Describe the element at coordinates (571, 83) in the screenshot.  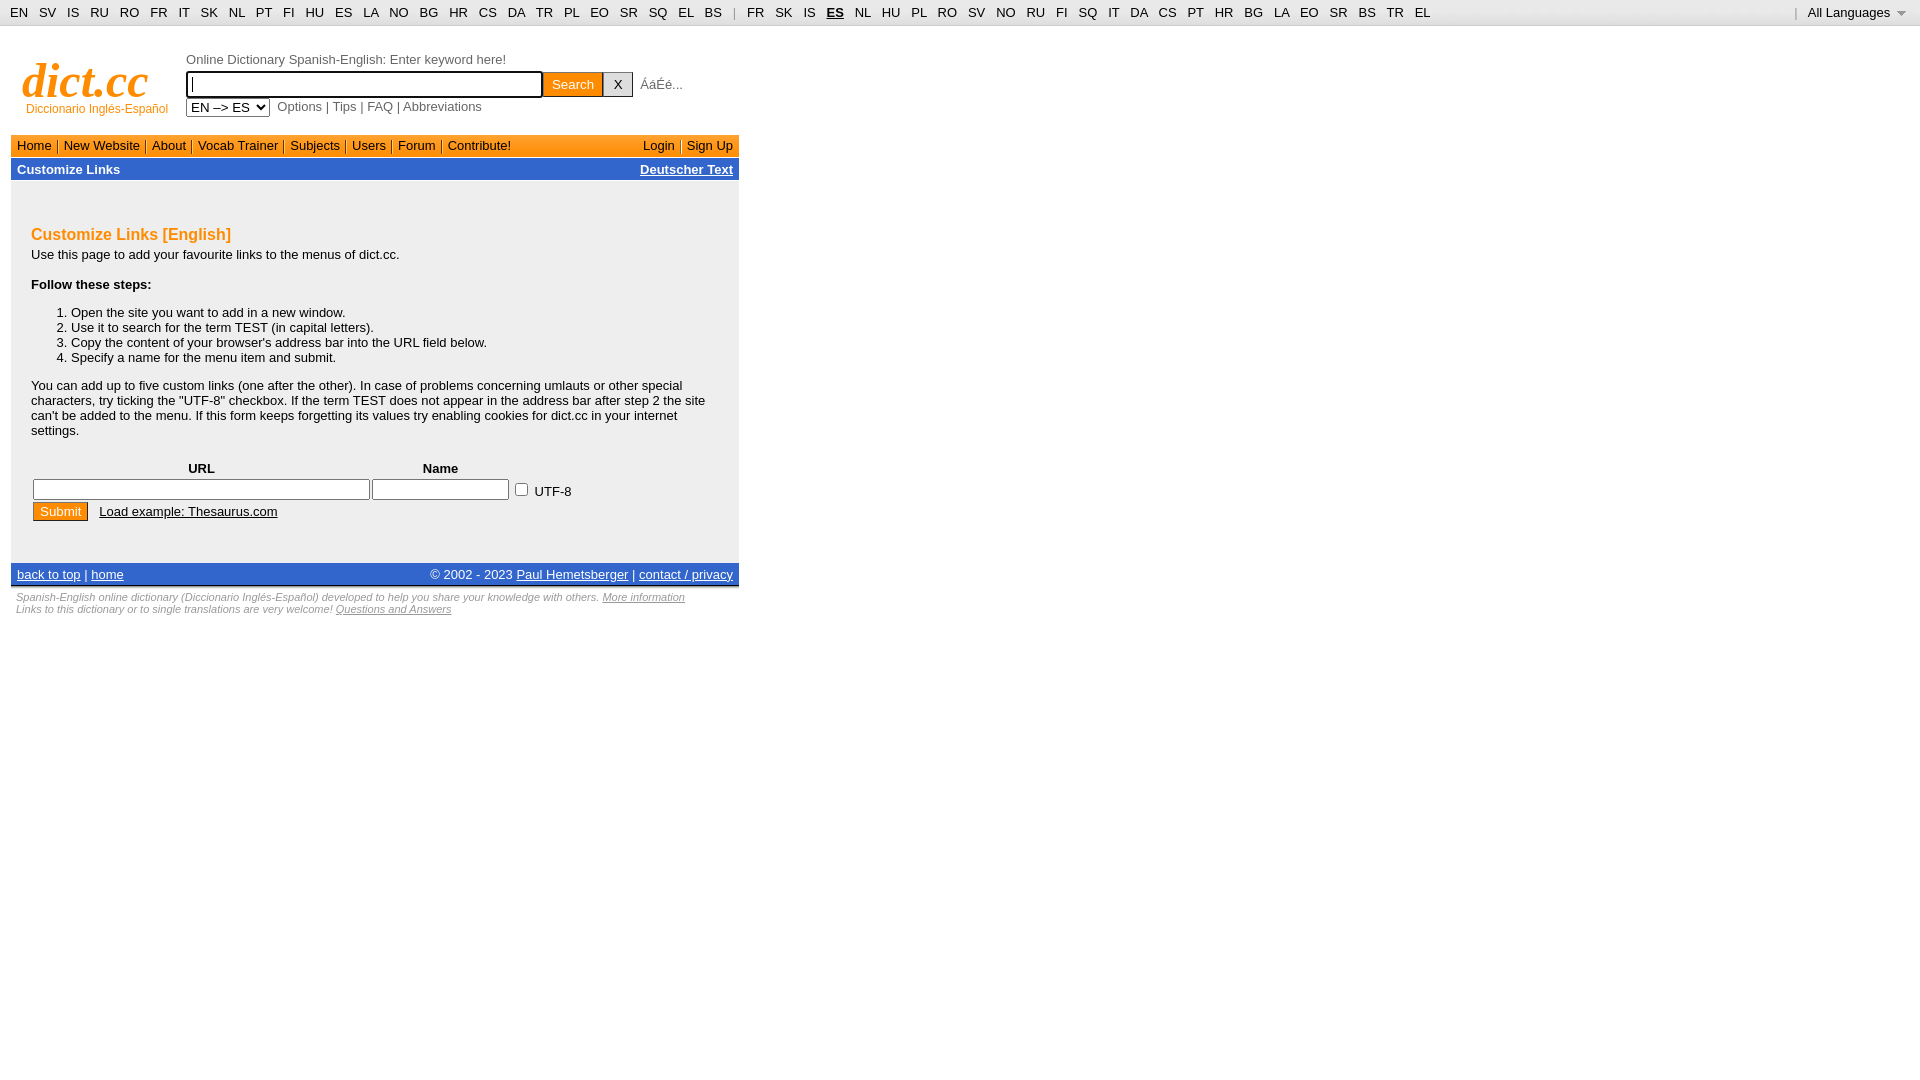
I see `'Search'` at that location.